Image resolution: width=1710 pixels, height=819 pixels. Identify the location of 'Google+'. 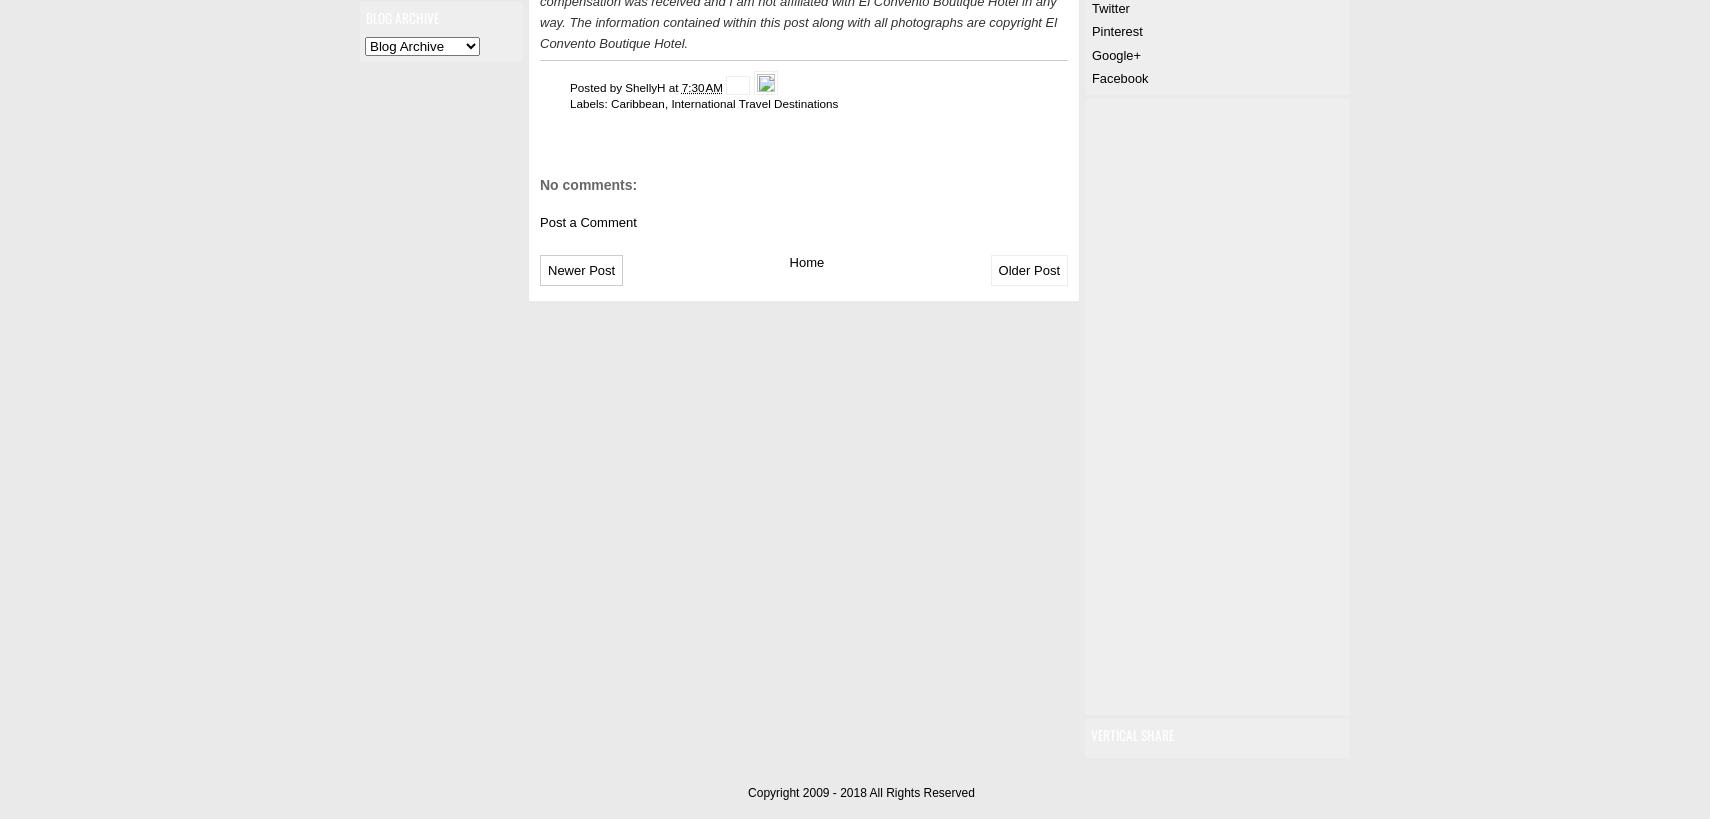
(1114, 53).